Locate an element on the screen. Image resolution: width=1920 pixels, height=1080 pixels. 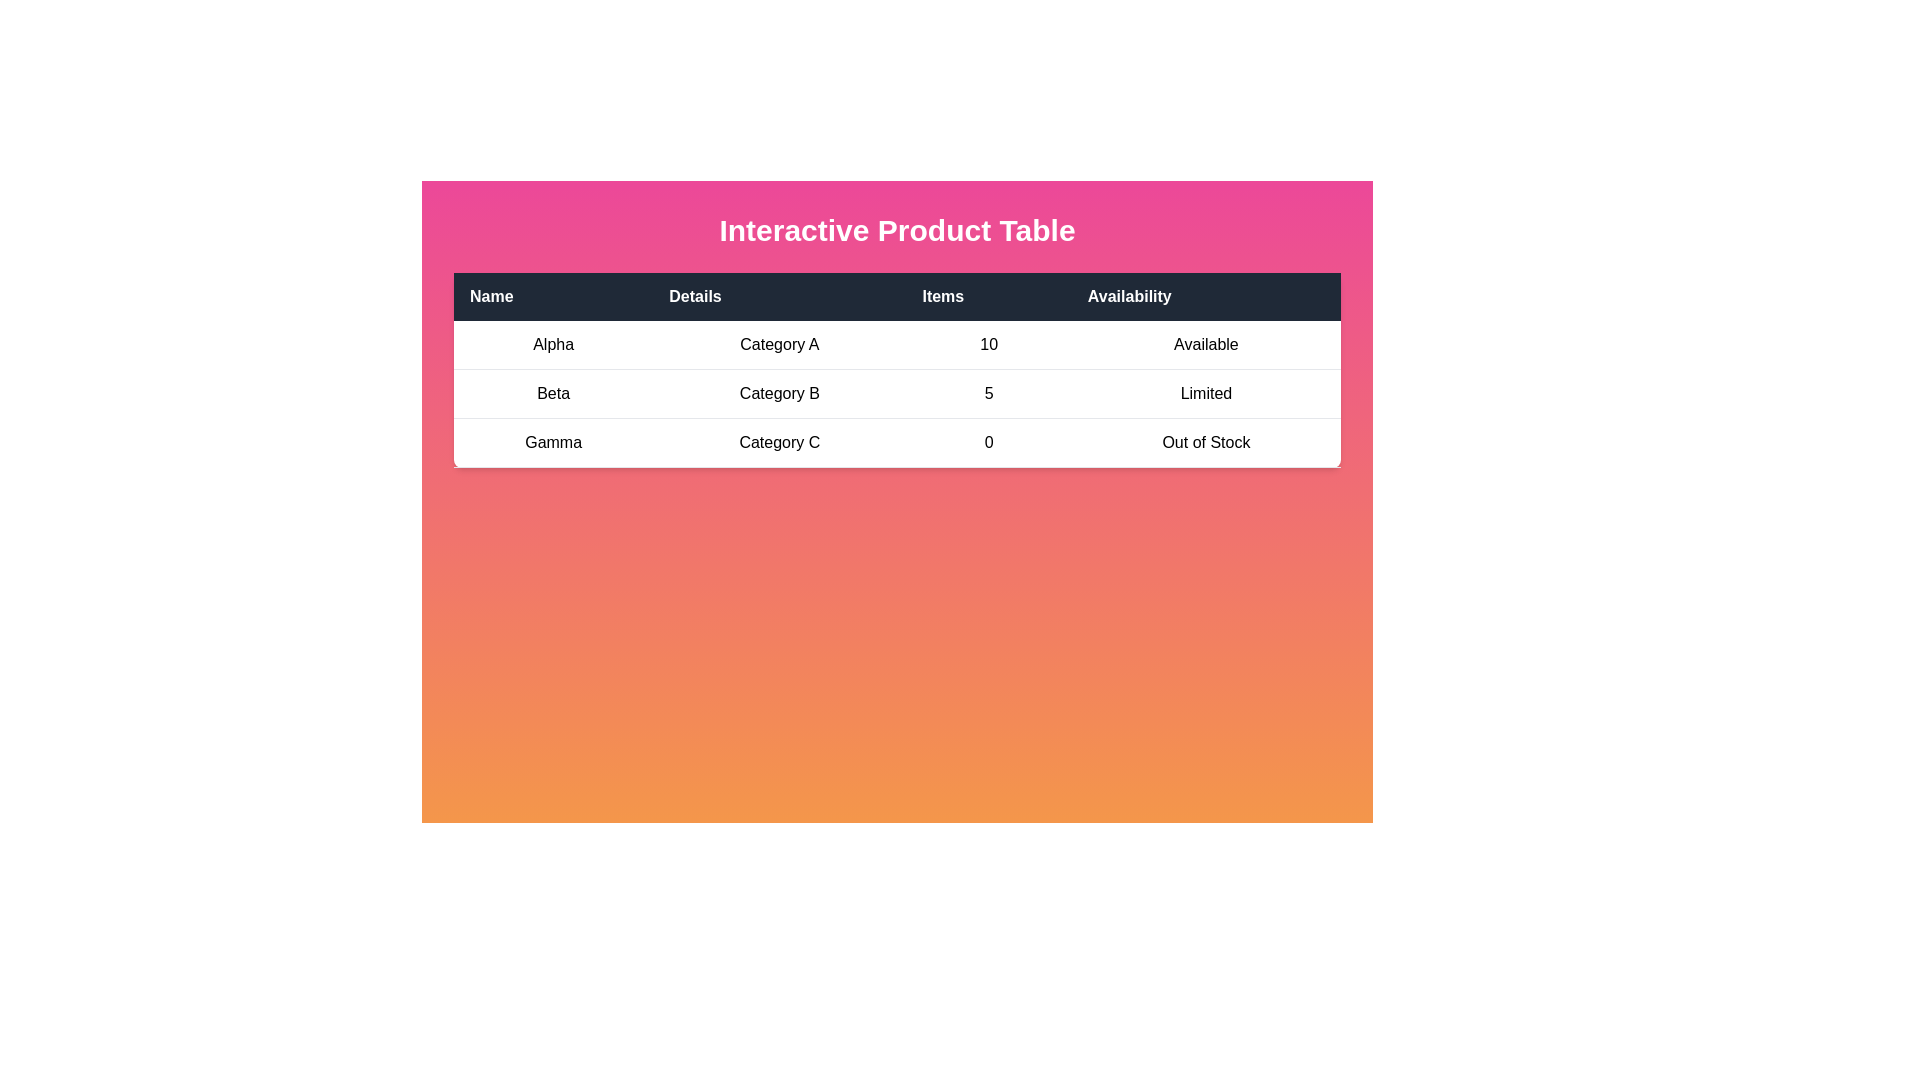
text content of the static label displaying 'Category A' located in the second column of the first data row in the table is located at coordinates (778, 344).